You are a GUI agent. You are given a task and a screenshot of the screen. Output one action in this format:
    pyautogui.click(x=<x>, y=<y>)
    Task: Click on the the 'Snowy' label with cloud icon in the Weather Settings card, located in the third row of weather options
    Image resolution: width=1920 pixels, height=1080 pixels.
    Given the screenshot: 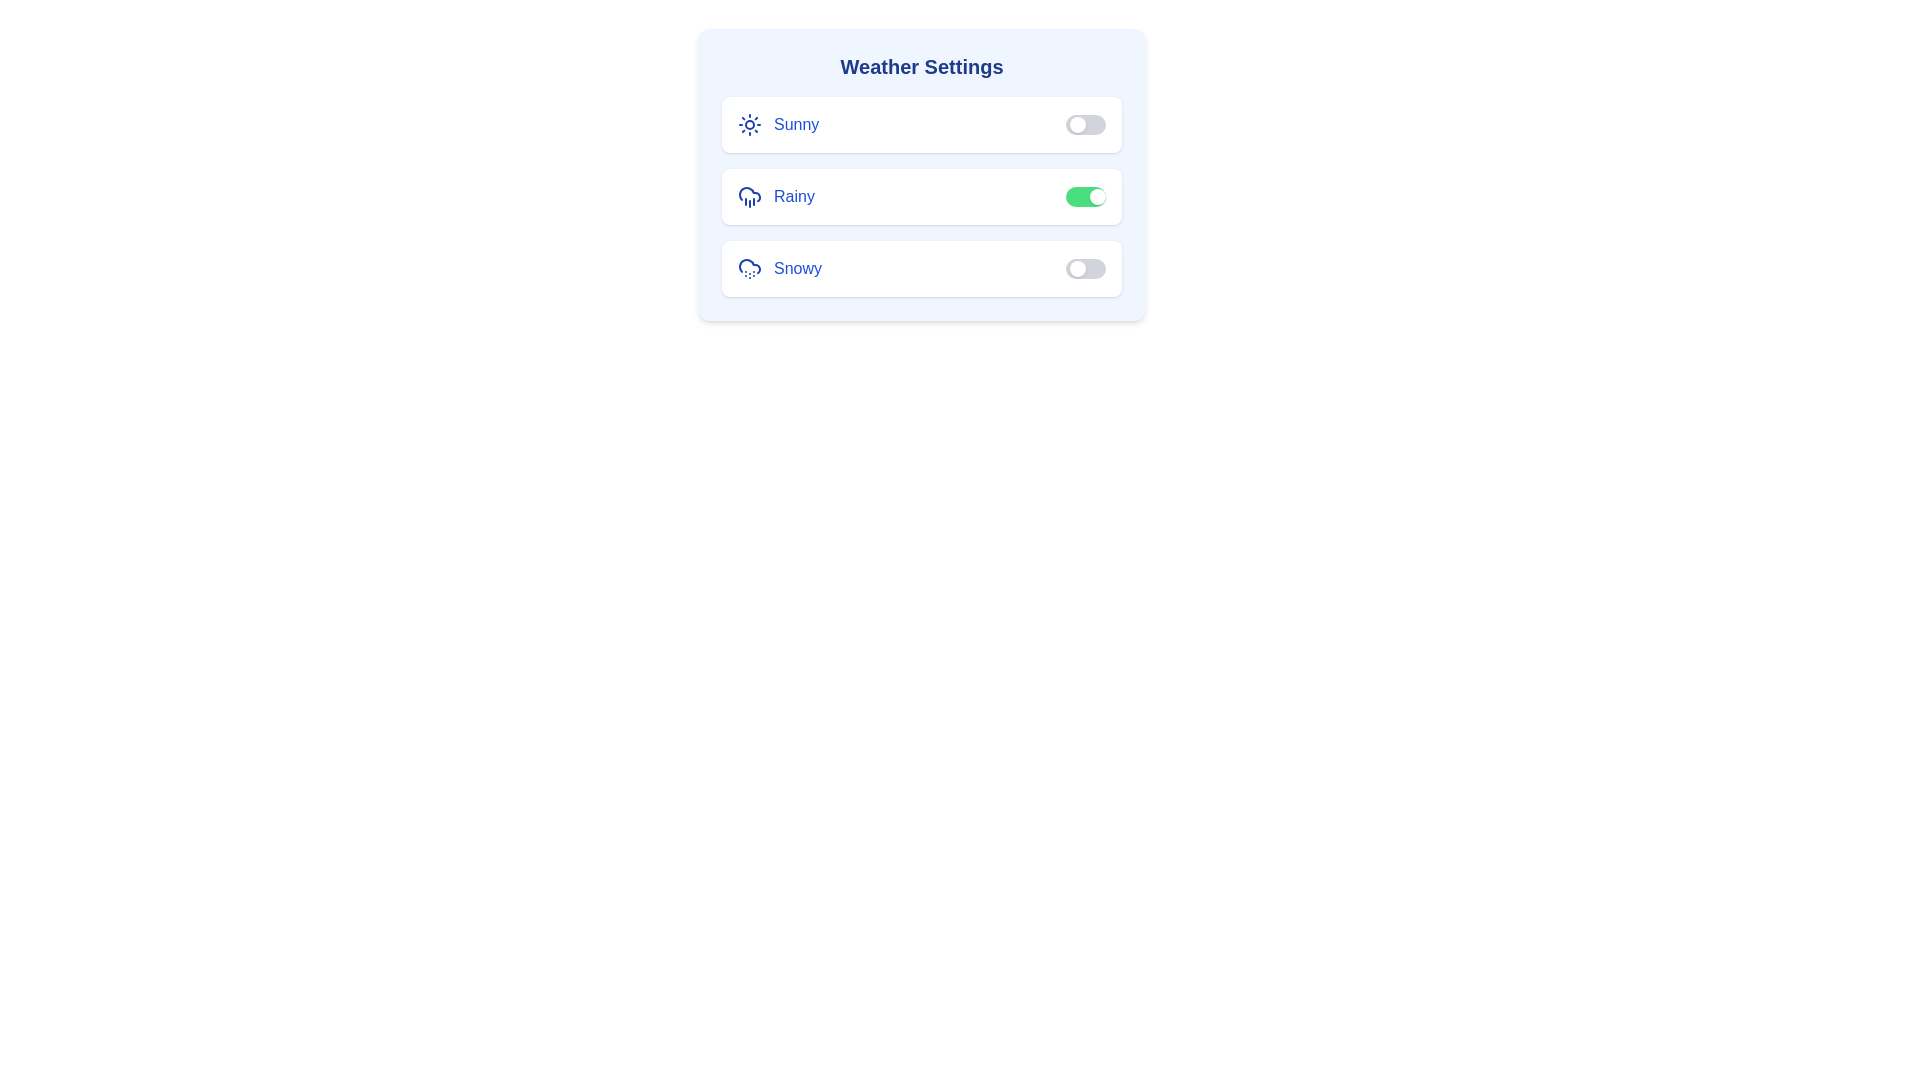 What is the action you would take?
    pyautogui.click(x=779, y=268)
    